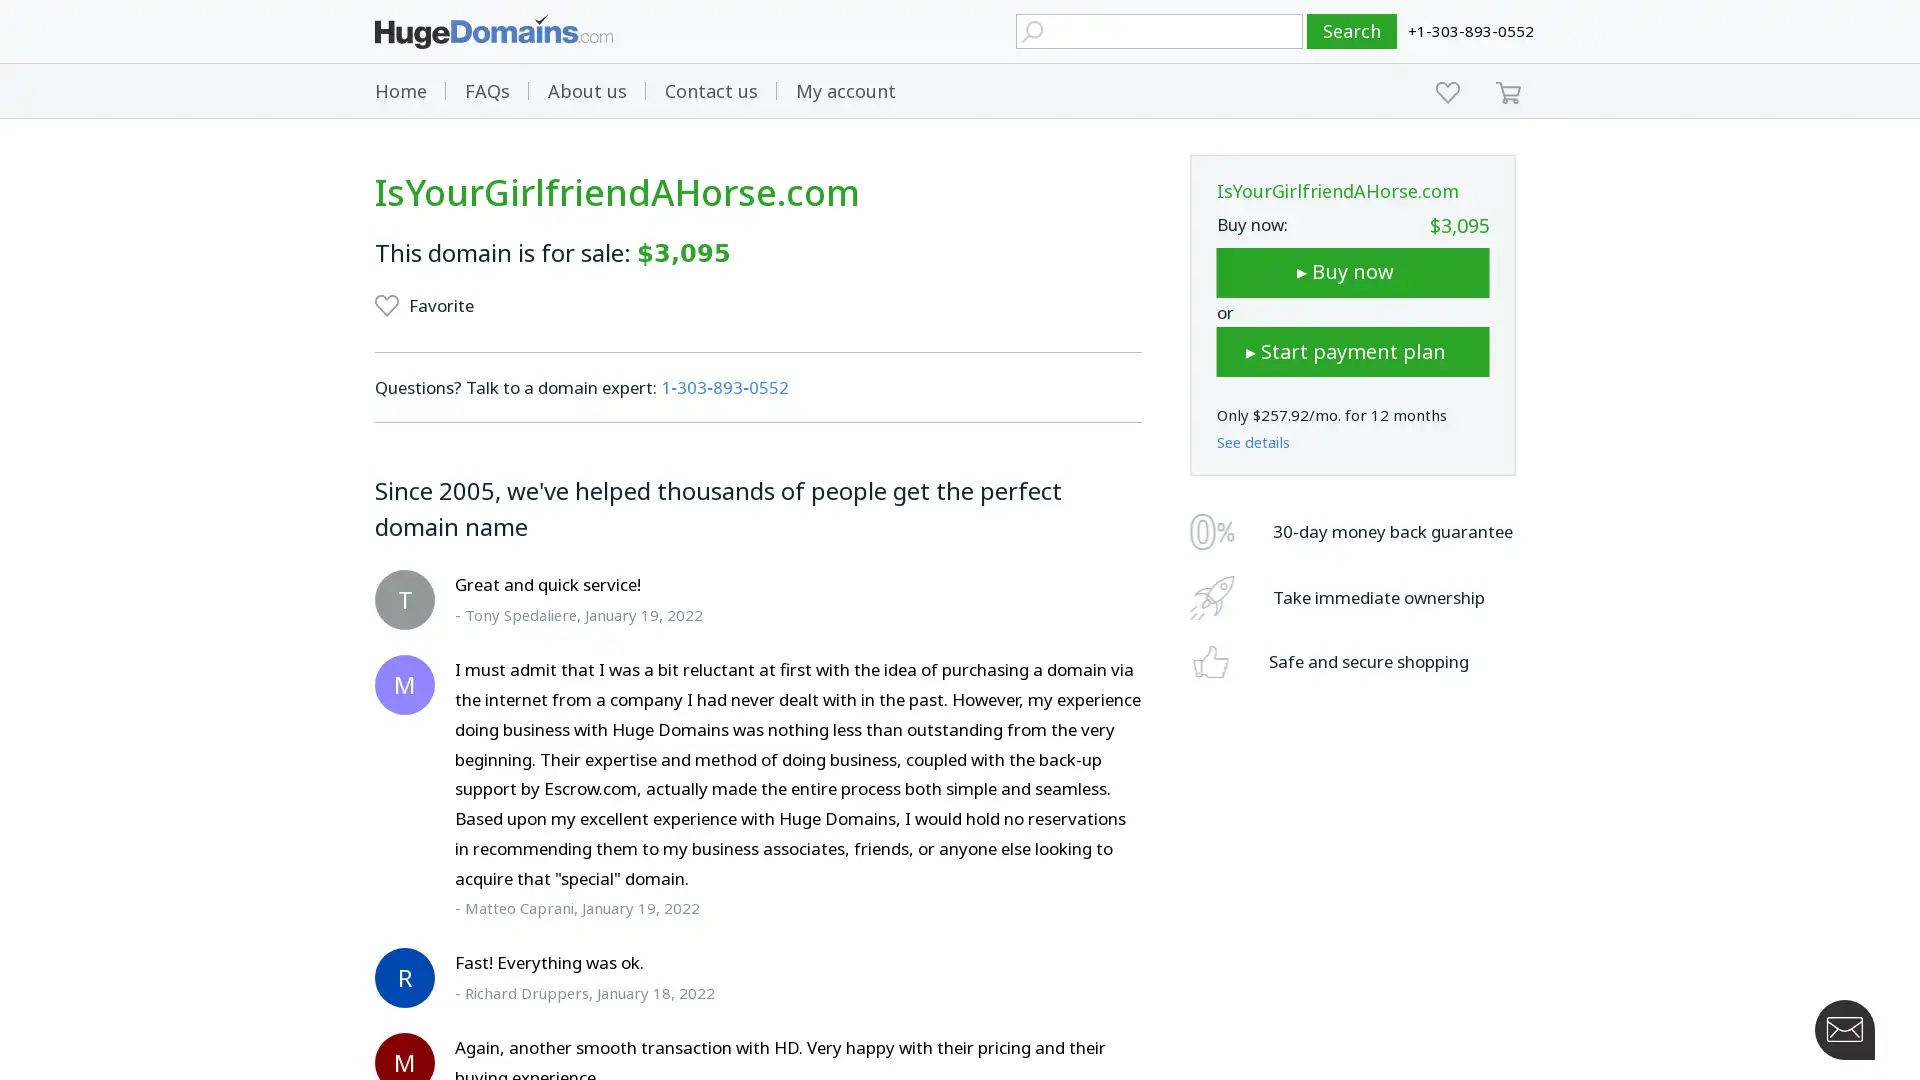 This screenshot has width=1920, height=1080. I want to click on Search, so click(1352, 31).